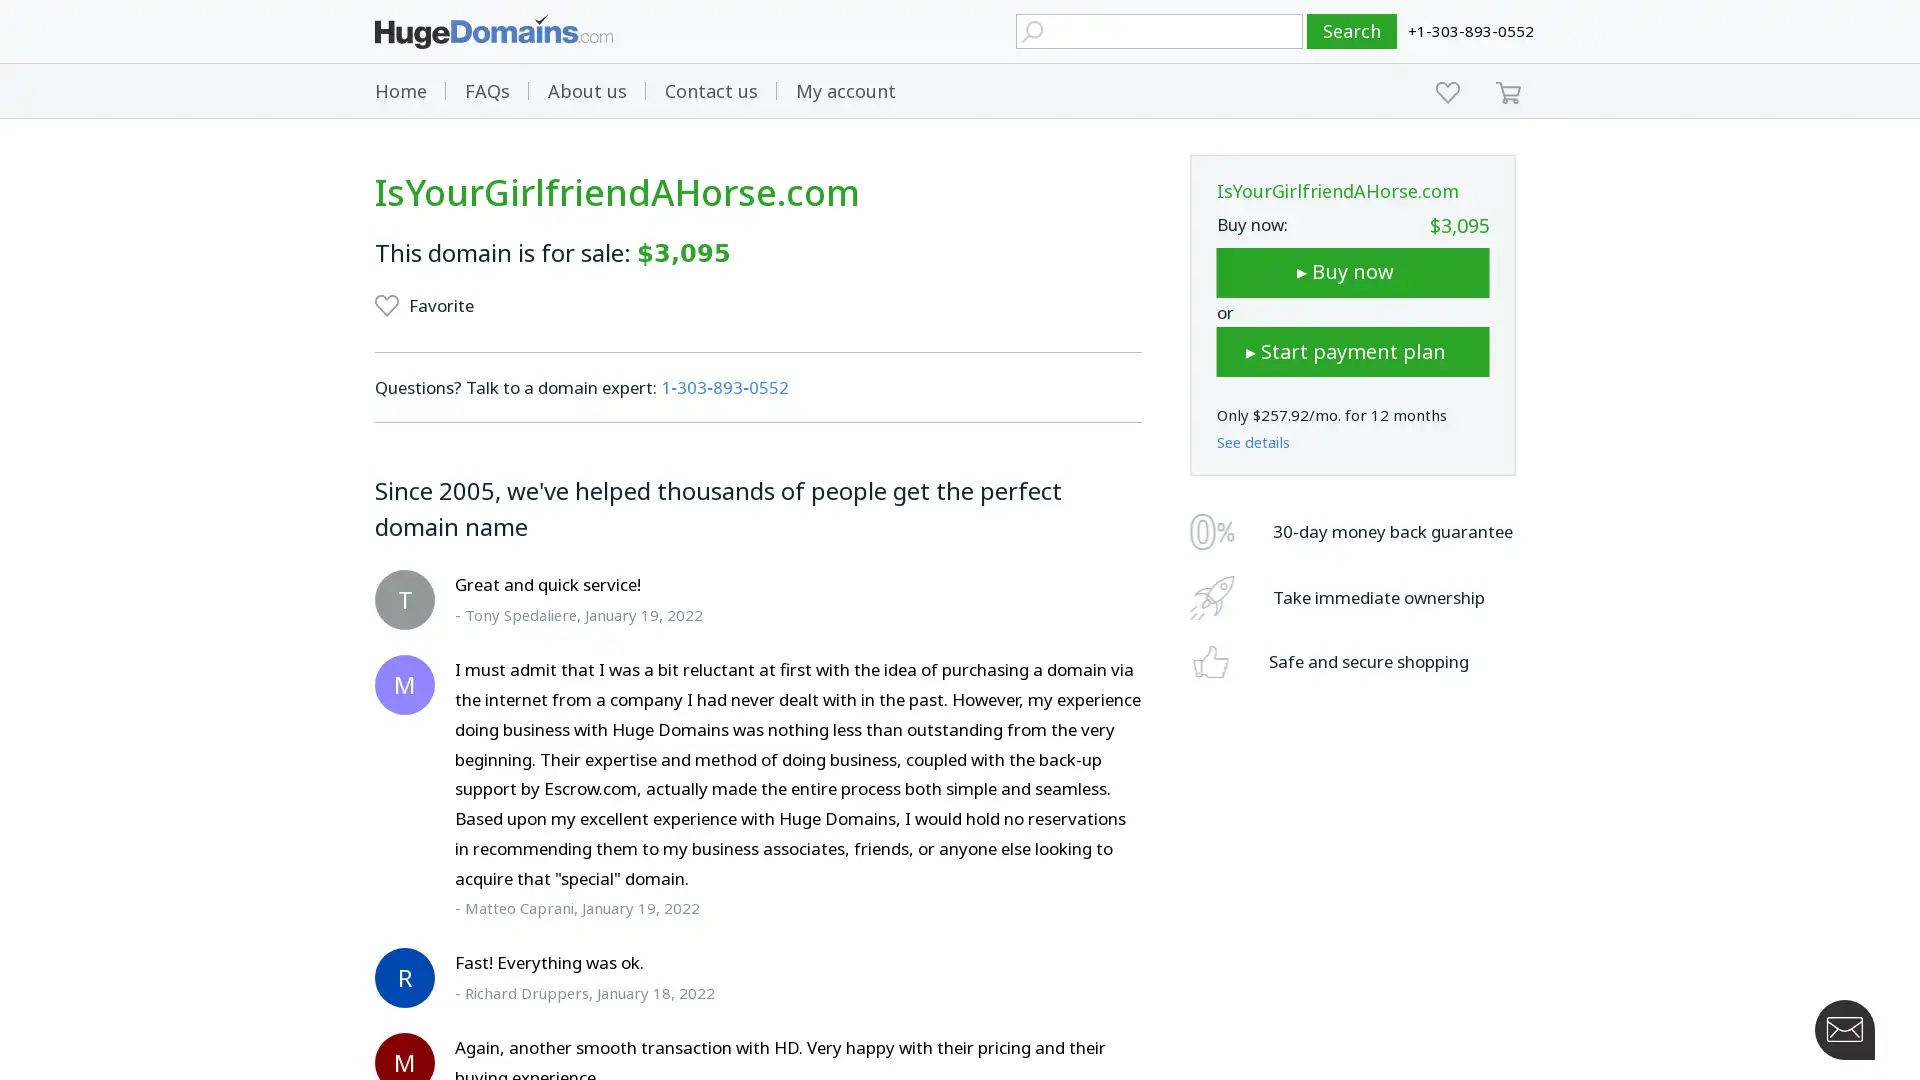 This screenshot has width=1920, height=1080. I want to click on Search, so click(1352, 31).